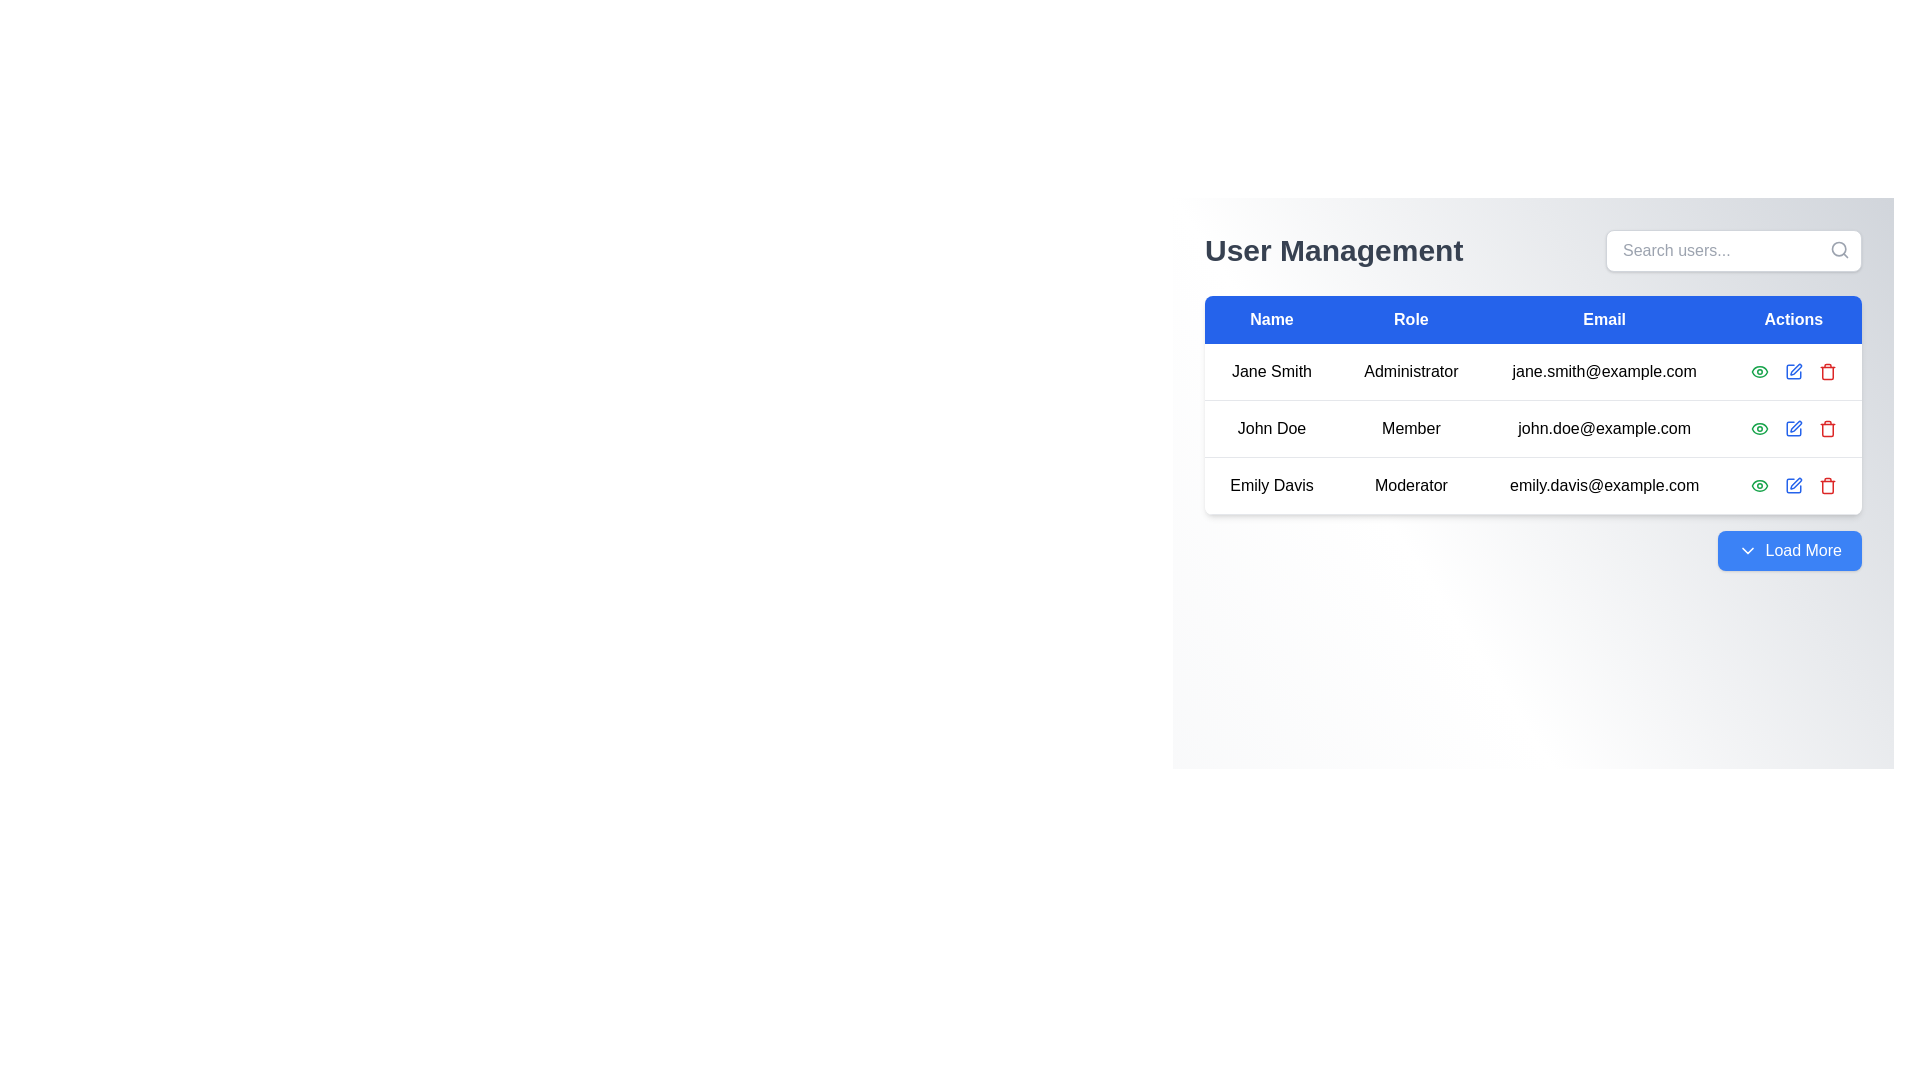 This screenshot has height=1080, width=1920. What do you see at coordinates (1271, 319) in the screenshot?
I see `the table header element labeled 'Name', which is styled with a blue background and white text, located at the leftmost side of the row` at bounding box center [1271, 319].